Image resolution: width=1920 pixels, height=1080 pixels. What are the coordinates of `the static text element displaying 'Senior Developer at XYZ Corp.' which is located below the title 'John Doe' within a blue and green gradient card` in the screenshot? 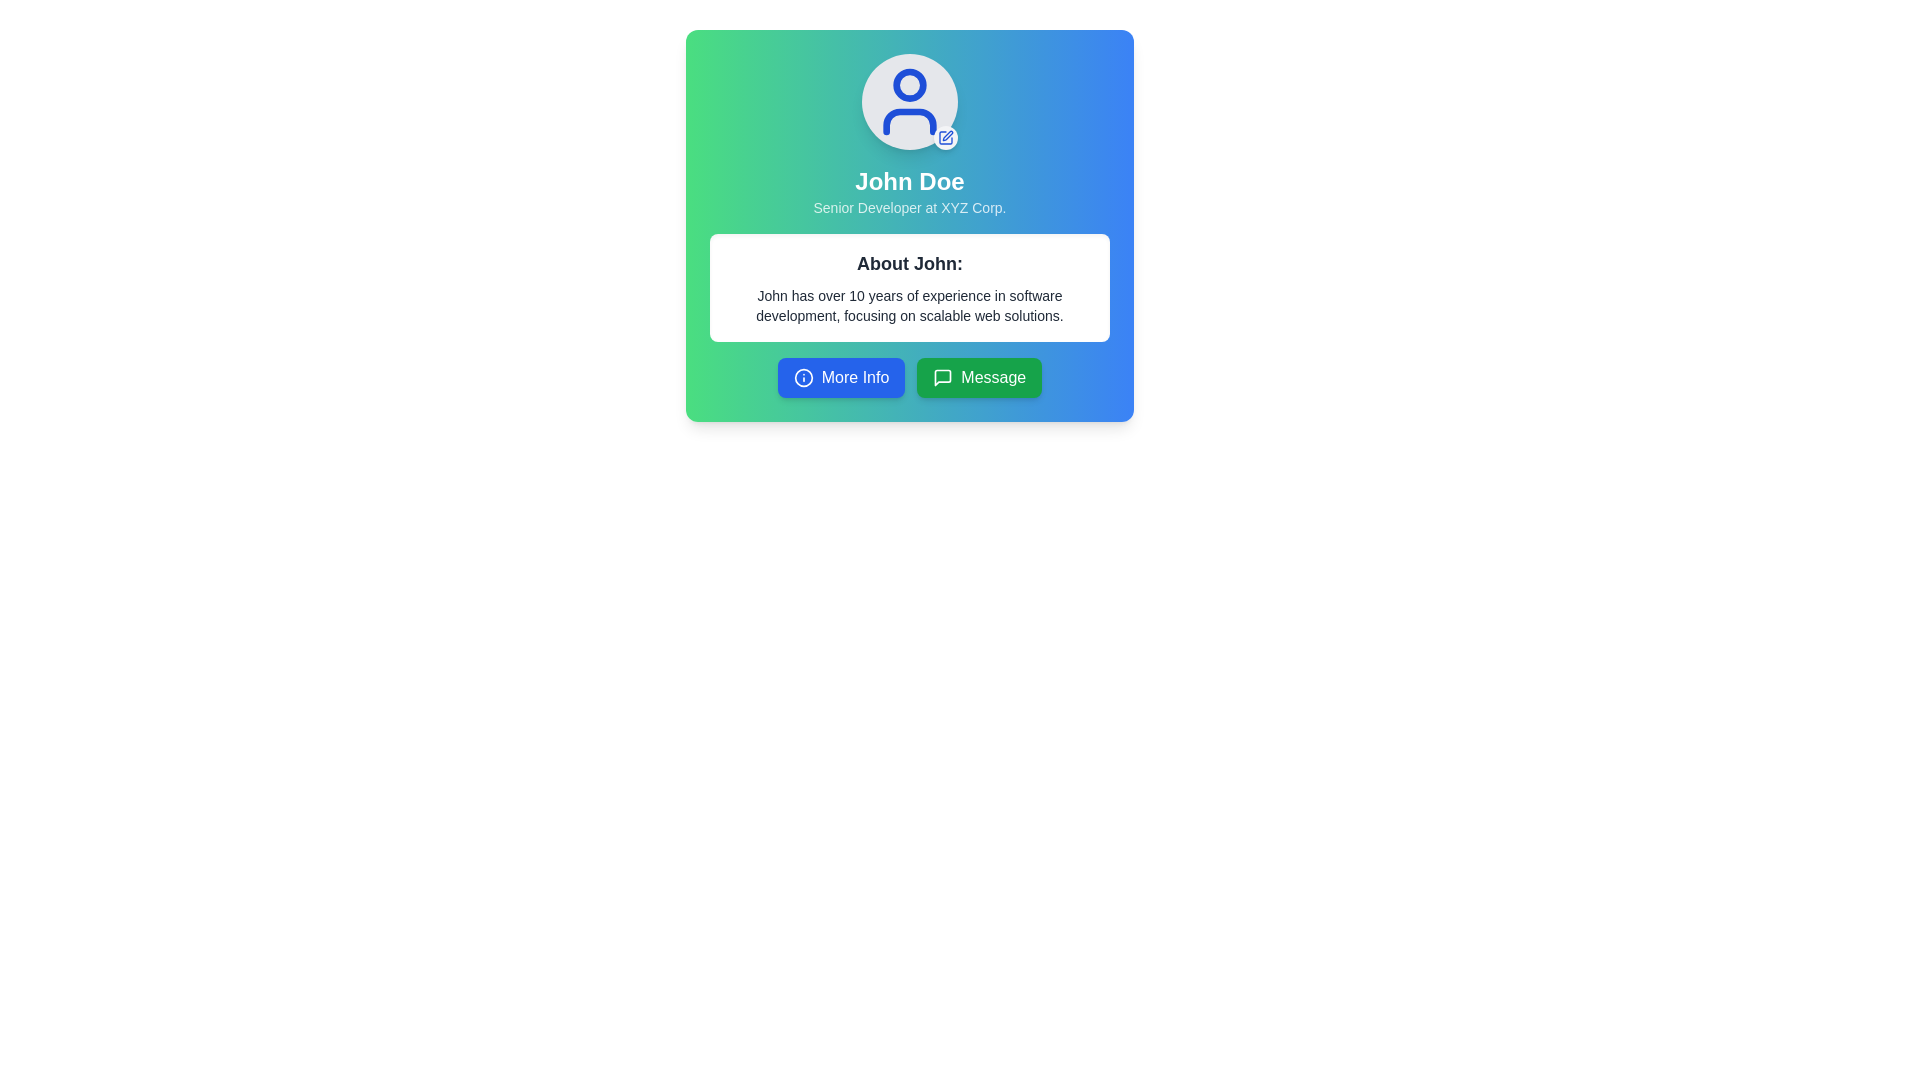 It's located at (909, 208).